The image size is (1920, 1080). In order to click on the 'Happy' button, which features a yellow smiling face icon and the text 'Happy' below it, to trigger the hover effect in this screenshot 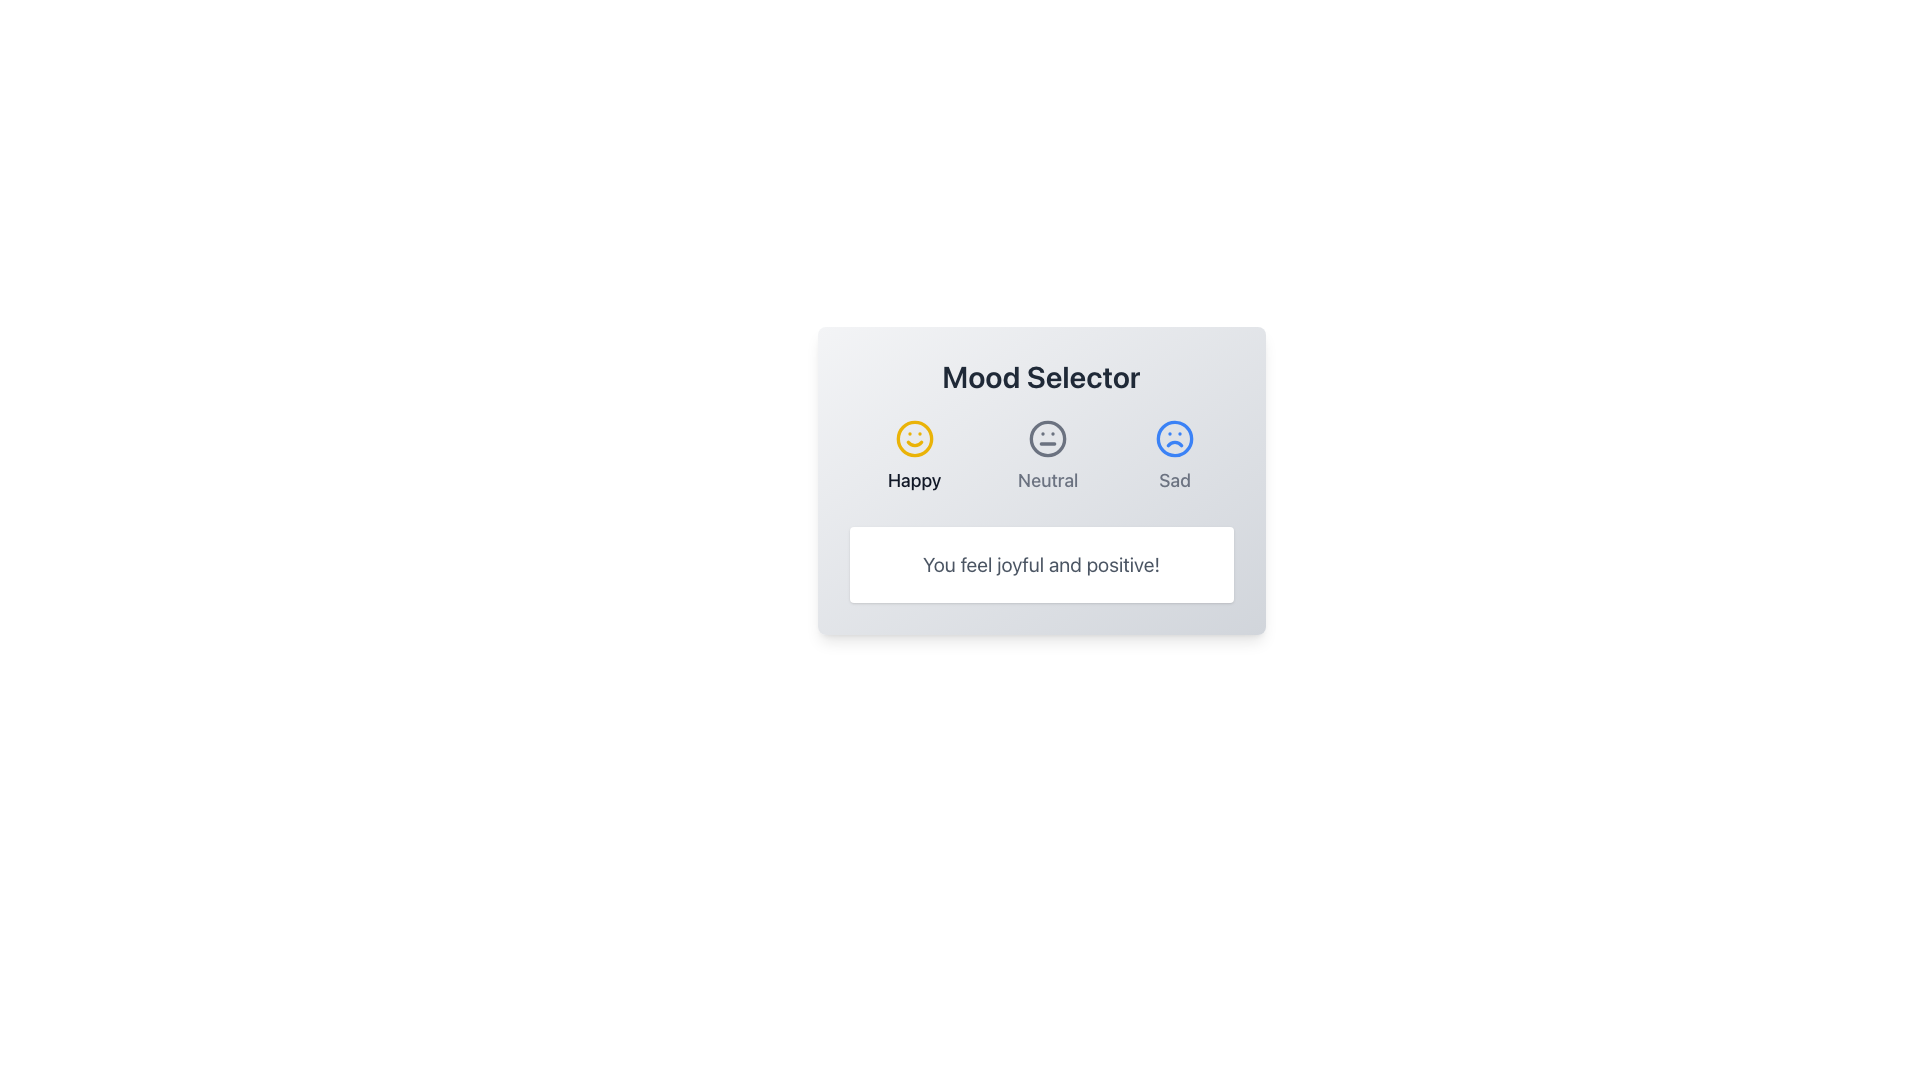, I will do `click(913, 456)`.